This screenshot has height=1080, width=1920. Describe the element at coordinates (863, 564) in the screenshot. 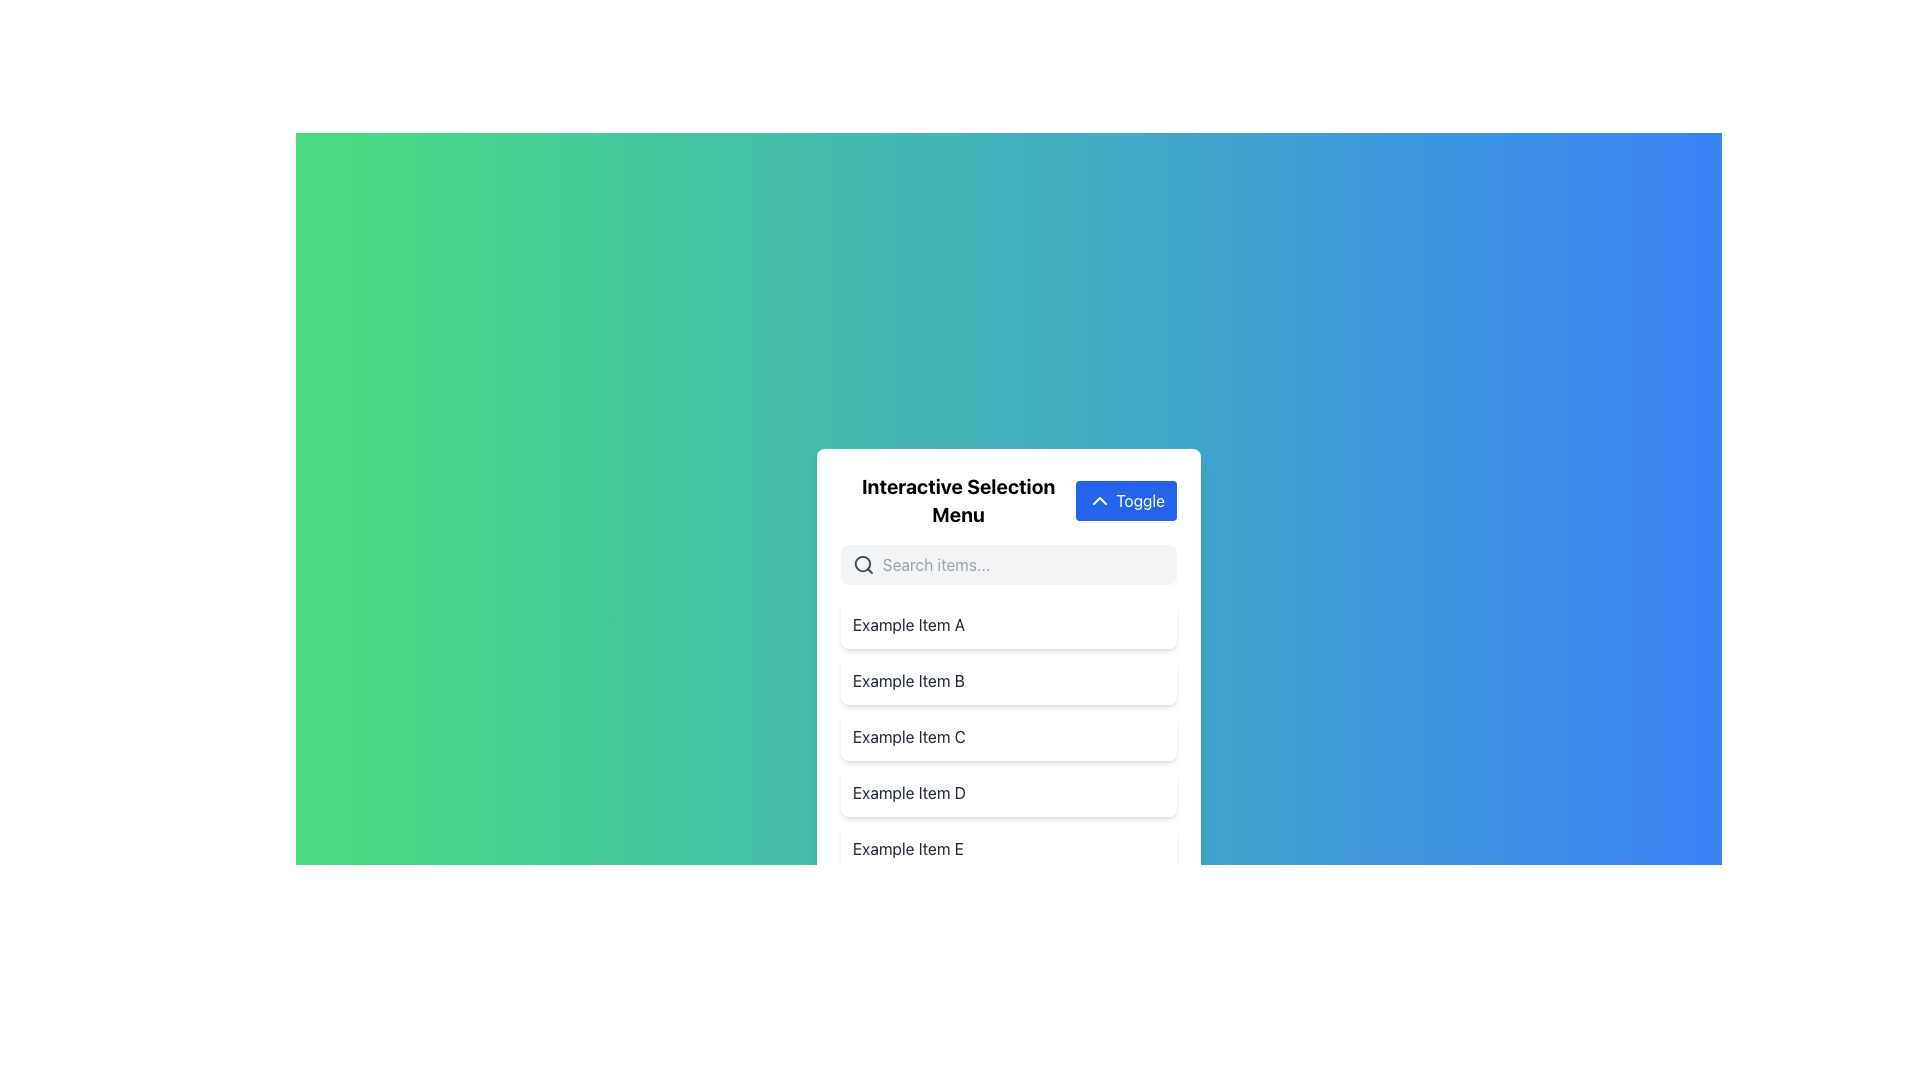

I see `the lens of the magnifying glass icon located within the search bar area, which visually represents search functionality` at that location.